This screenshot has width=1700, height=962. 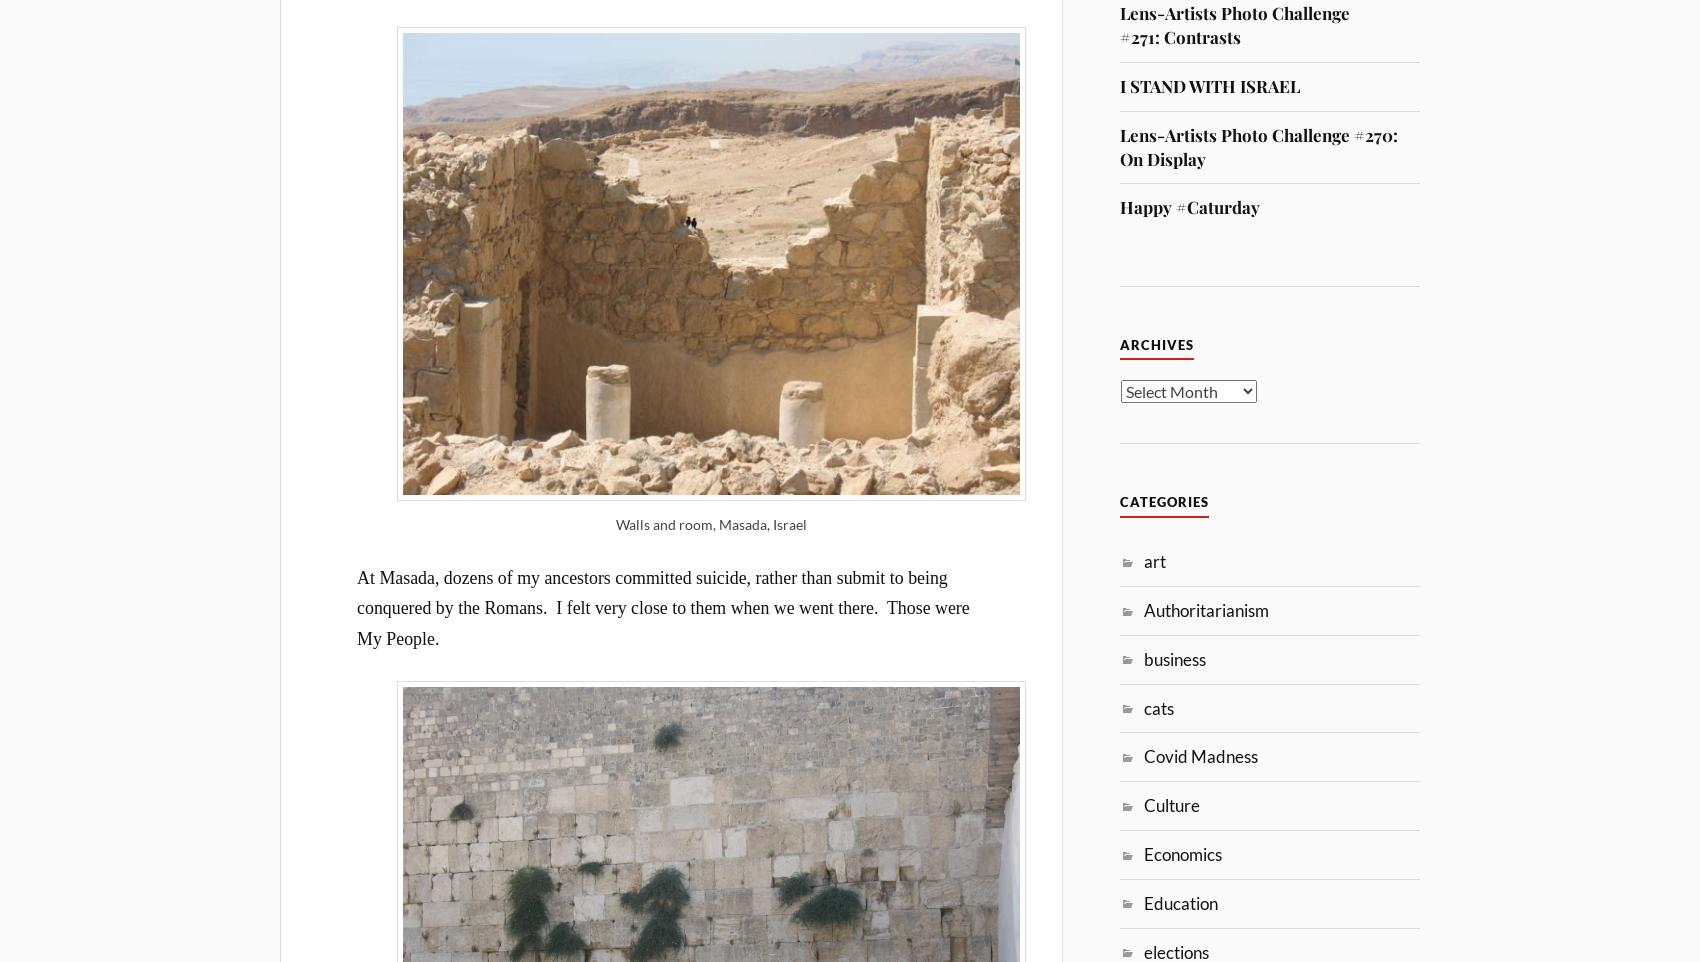 I want to click on 'Education', so click(x=1179, y=901).